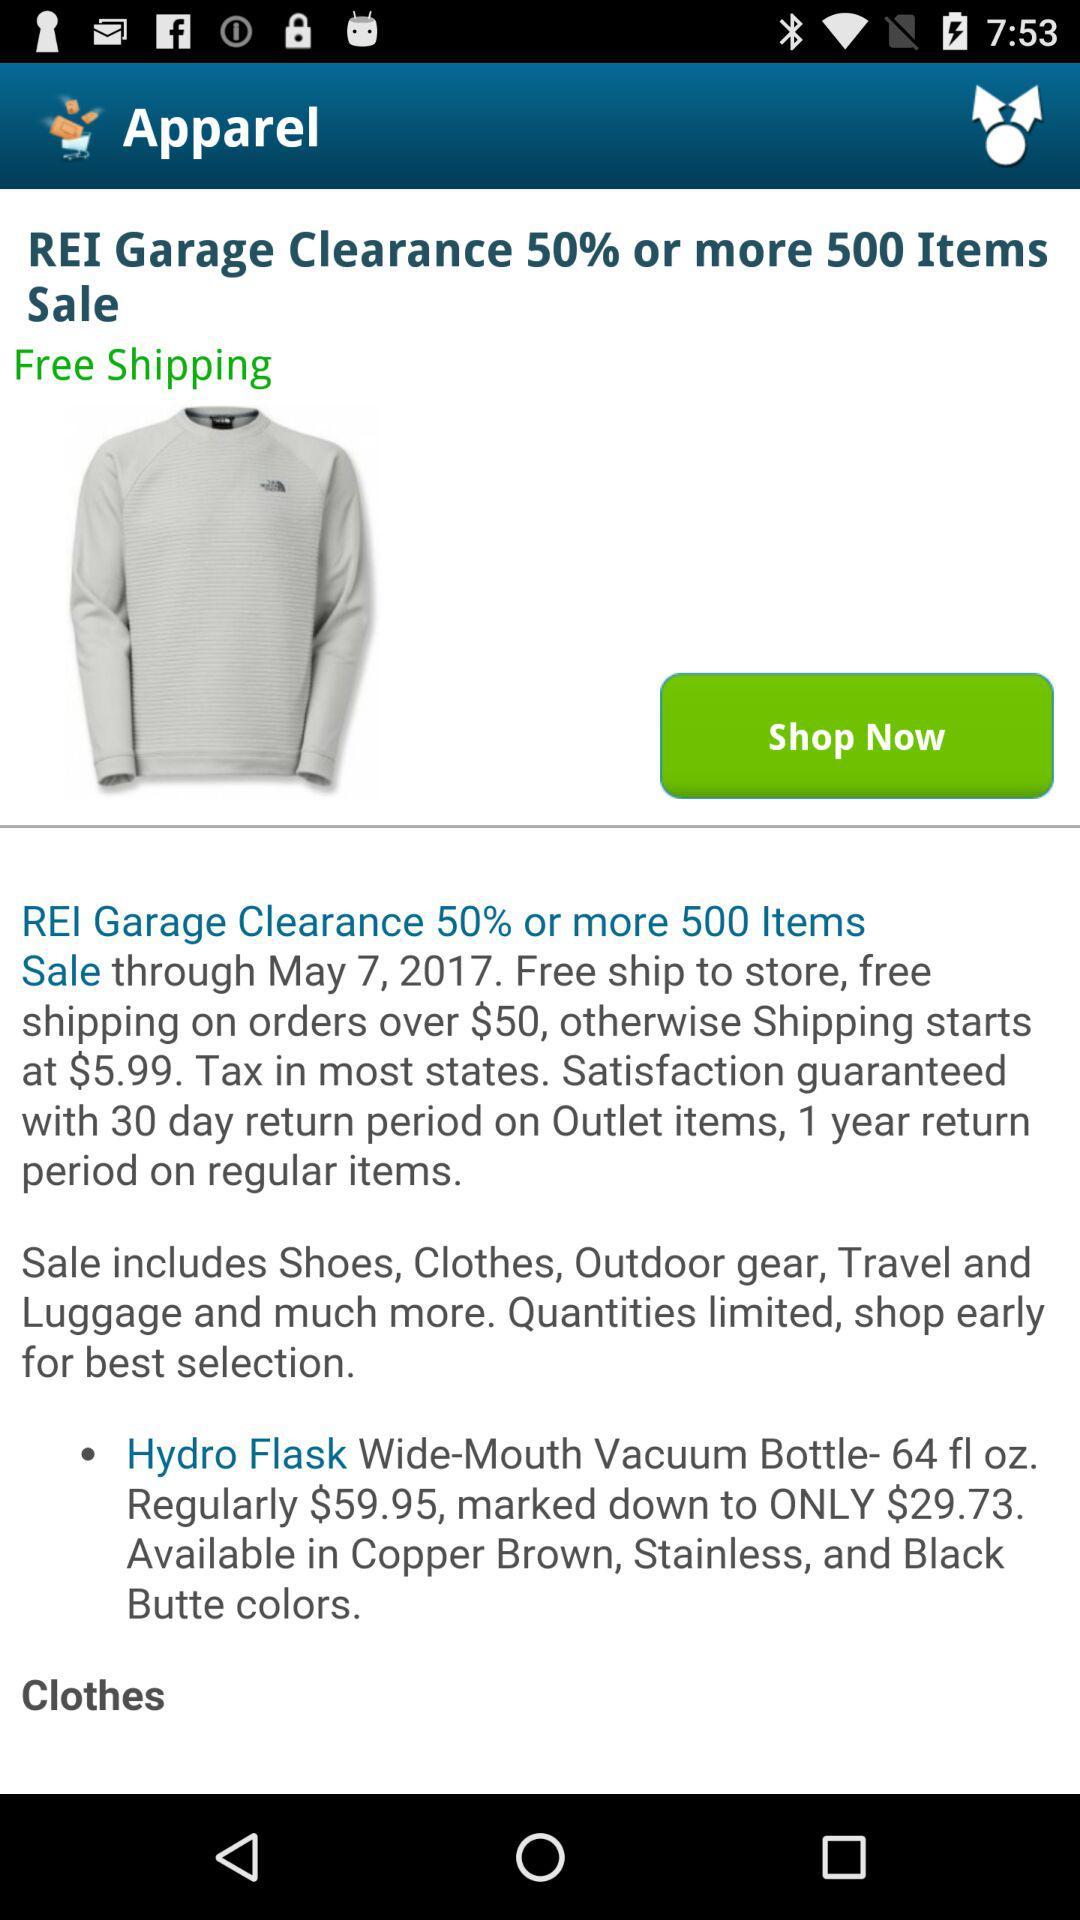 This screenshot has height=1920, width=1080. What do you see at coordinates (223, 600) in the screenshot?
I see `open image in a bigger window` at bounding box center [223, 600].